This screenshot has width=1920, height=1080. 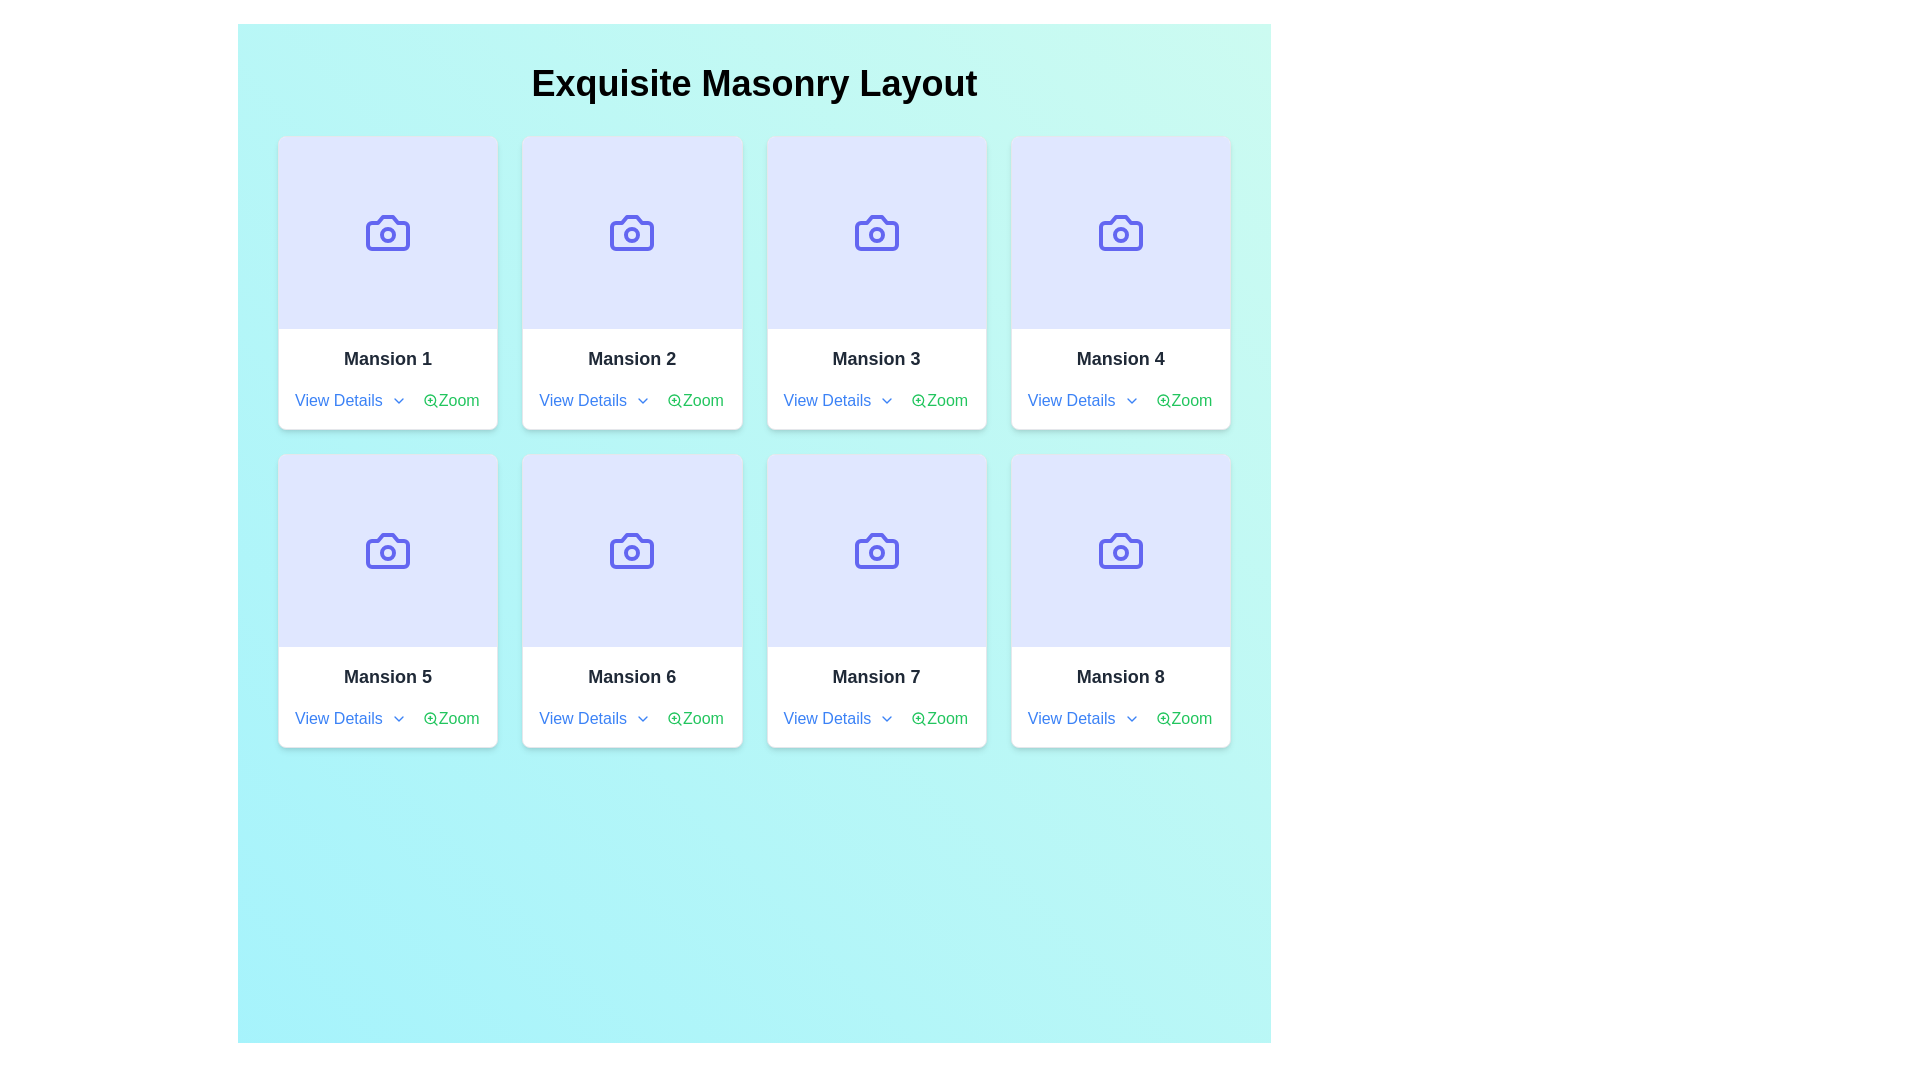 What do you see at coordinates (350, 401) in the screenshot?
I see `the link with an associated icon` at bounding box center [350, 401].